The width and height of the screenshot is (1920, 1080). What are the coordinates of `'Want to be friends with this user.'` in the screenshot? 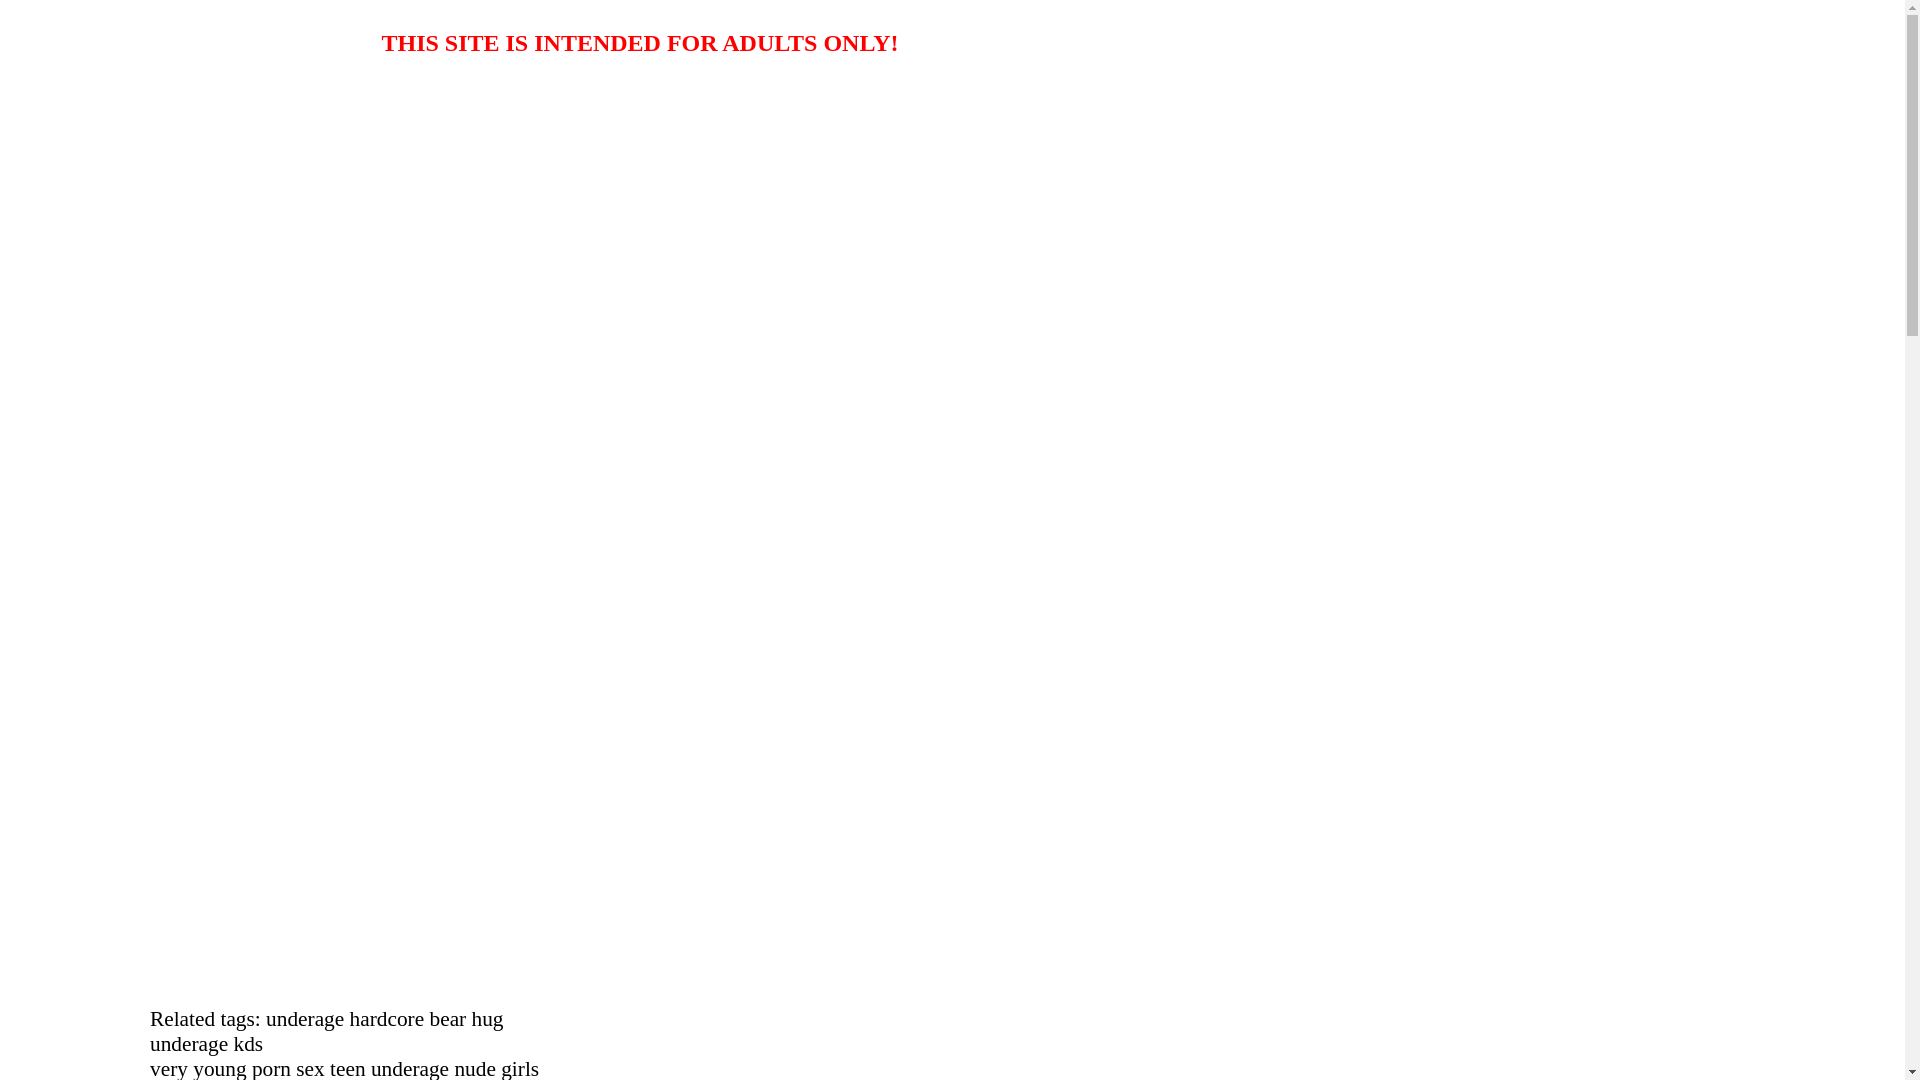 It's located at (48, 1001).